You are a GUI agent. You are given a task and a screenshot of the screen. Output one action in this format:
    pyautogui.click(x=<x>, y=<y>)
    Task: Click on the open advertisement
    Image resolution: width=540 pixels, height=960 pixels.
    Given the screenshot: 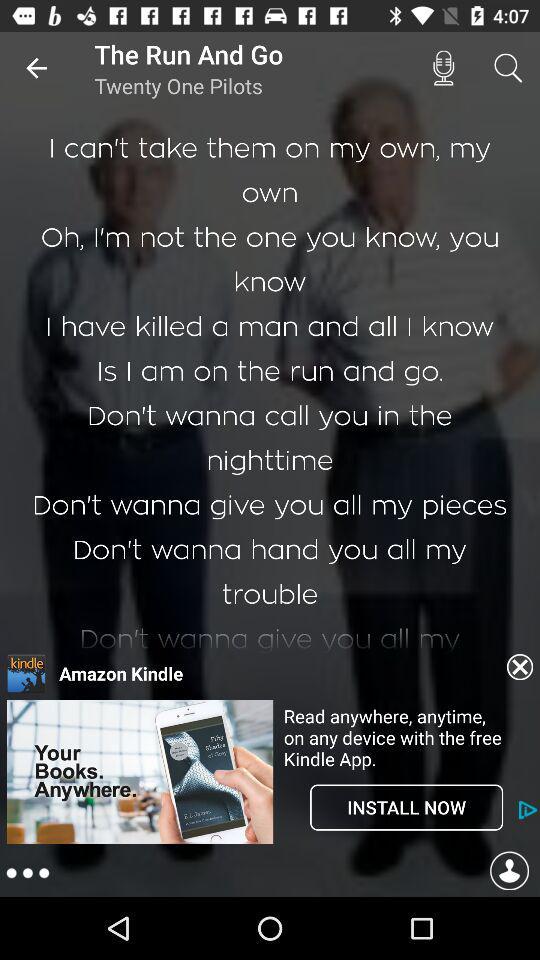 What is the action you would take?
    pyautogui.click(x=139, y=771)
    